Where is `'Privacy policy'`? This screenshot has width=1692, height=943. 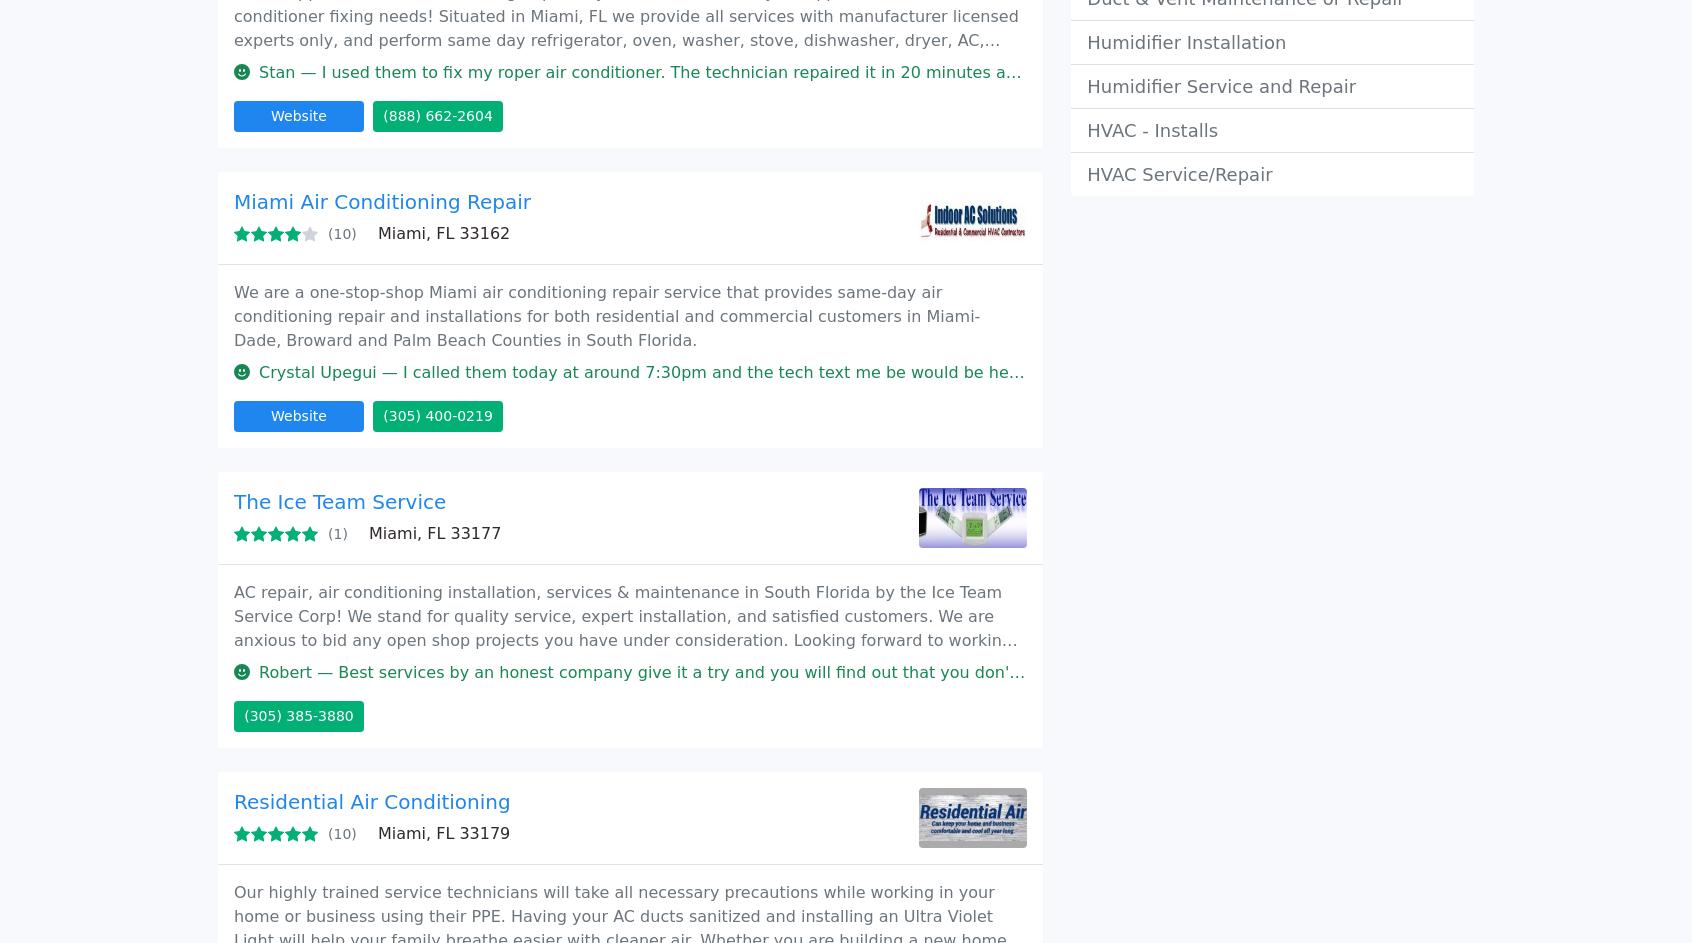
'Privacy policy' is located at coordinates (1345, 99).